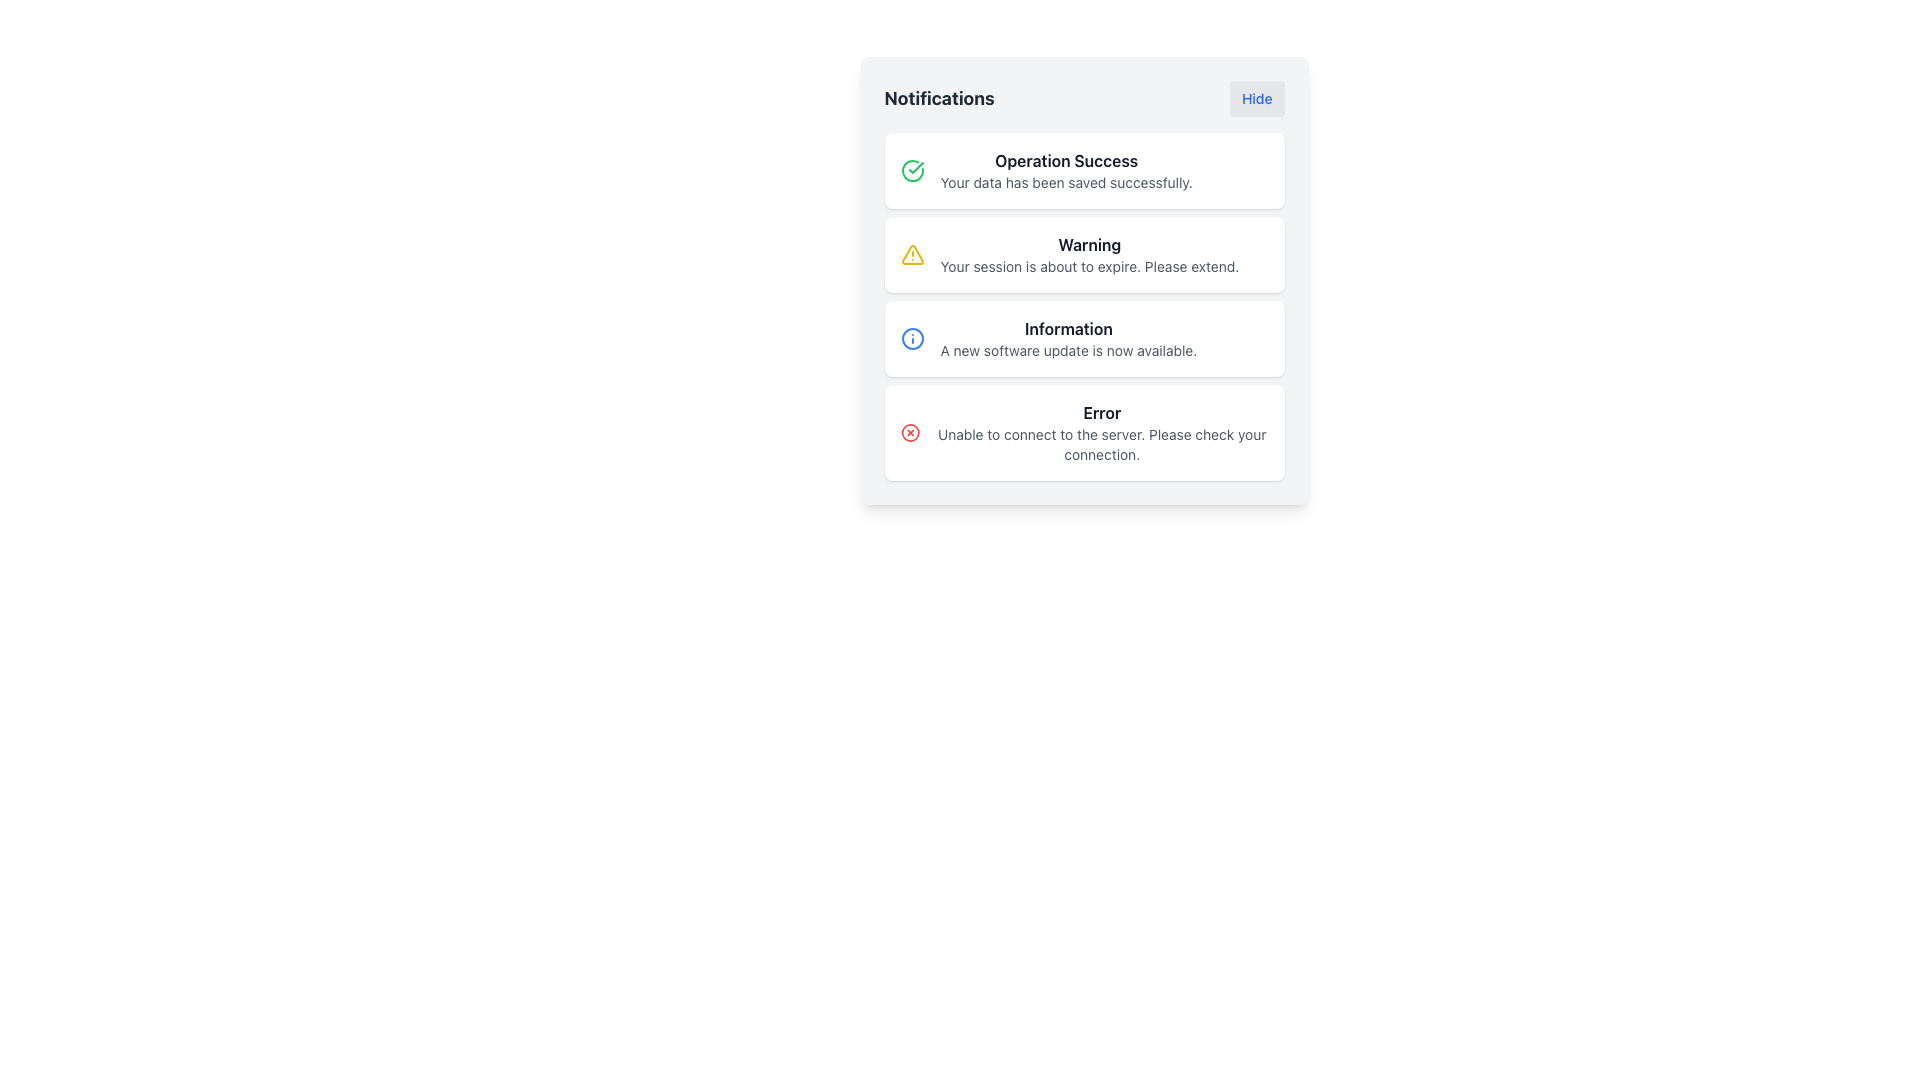 This screenshot has height=1080, width=1920. I want to click on the error notification card that informs users about a connection issue, located as the fourth element in a vertical stack of notifications, so click(1101, 431).